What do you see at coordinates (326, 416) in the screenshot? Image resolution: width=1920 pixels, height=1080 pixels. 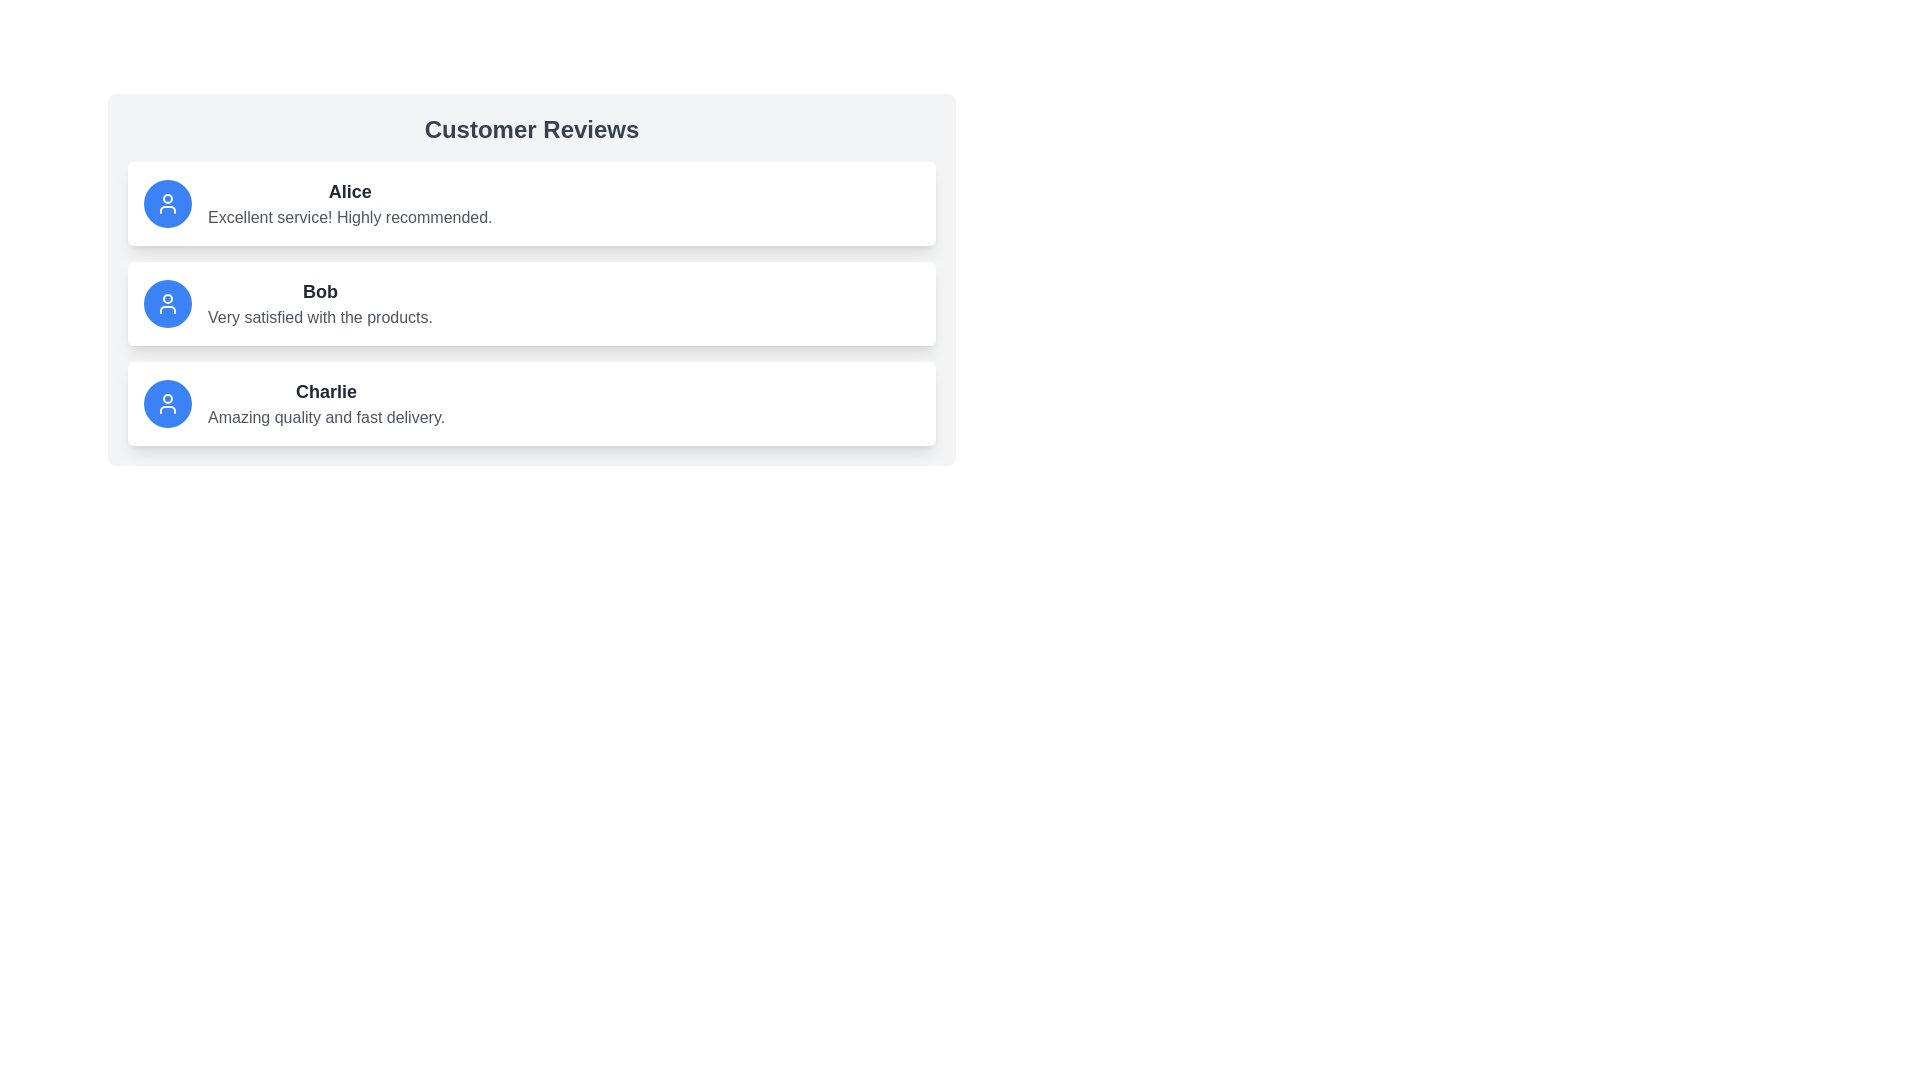 I see `the text block that states 'Amazing quality and fast delivery.' located in the review section by 'Charlie'` at bounding box center [326, 416].